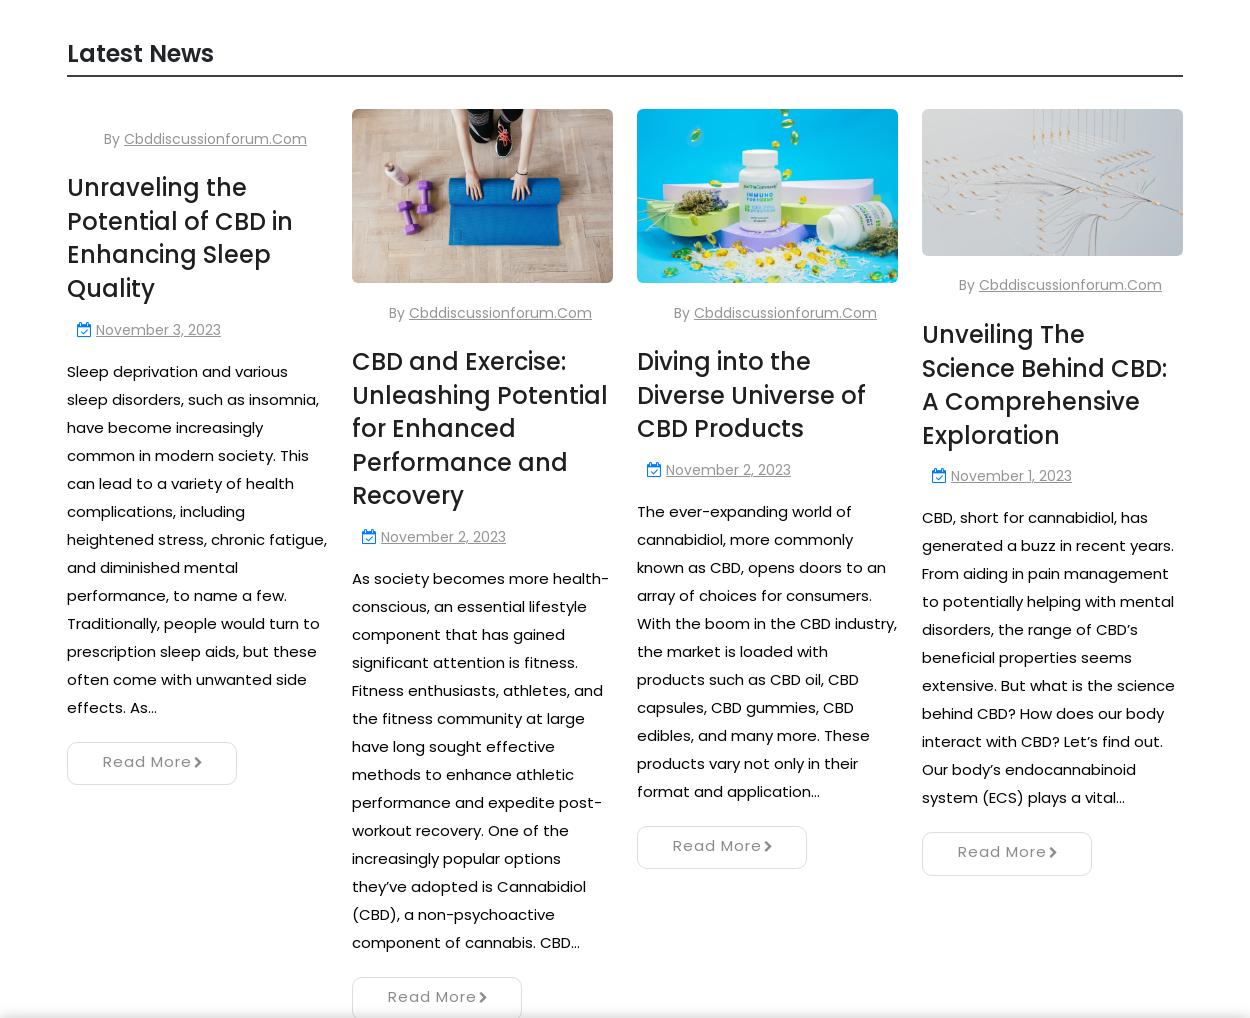 The height and width of the screenshot is (1018, 1250). What do you see at coordinates (351, 152) in the screenshot?
I see `'Unraveling the Benefits of CBD for Pain Relief'` at bounding box center [351, 152].